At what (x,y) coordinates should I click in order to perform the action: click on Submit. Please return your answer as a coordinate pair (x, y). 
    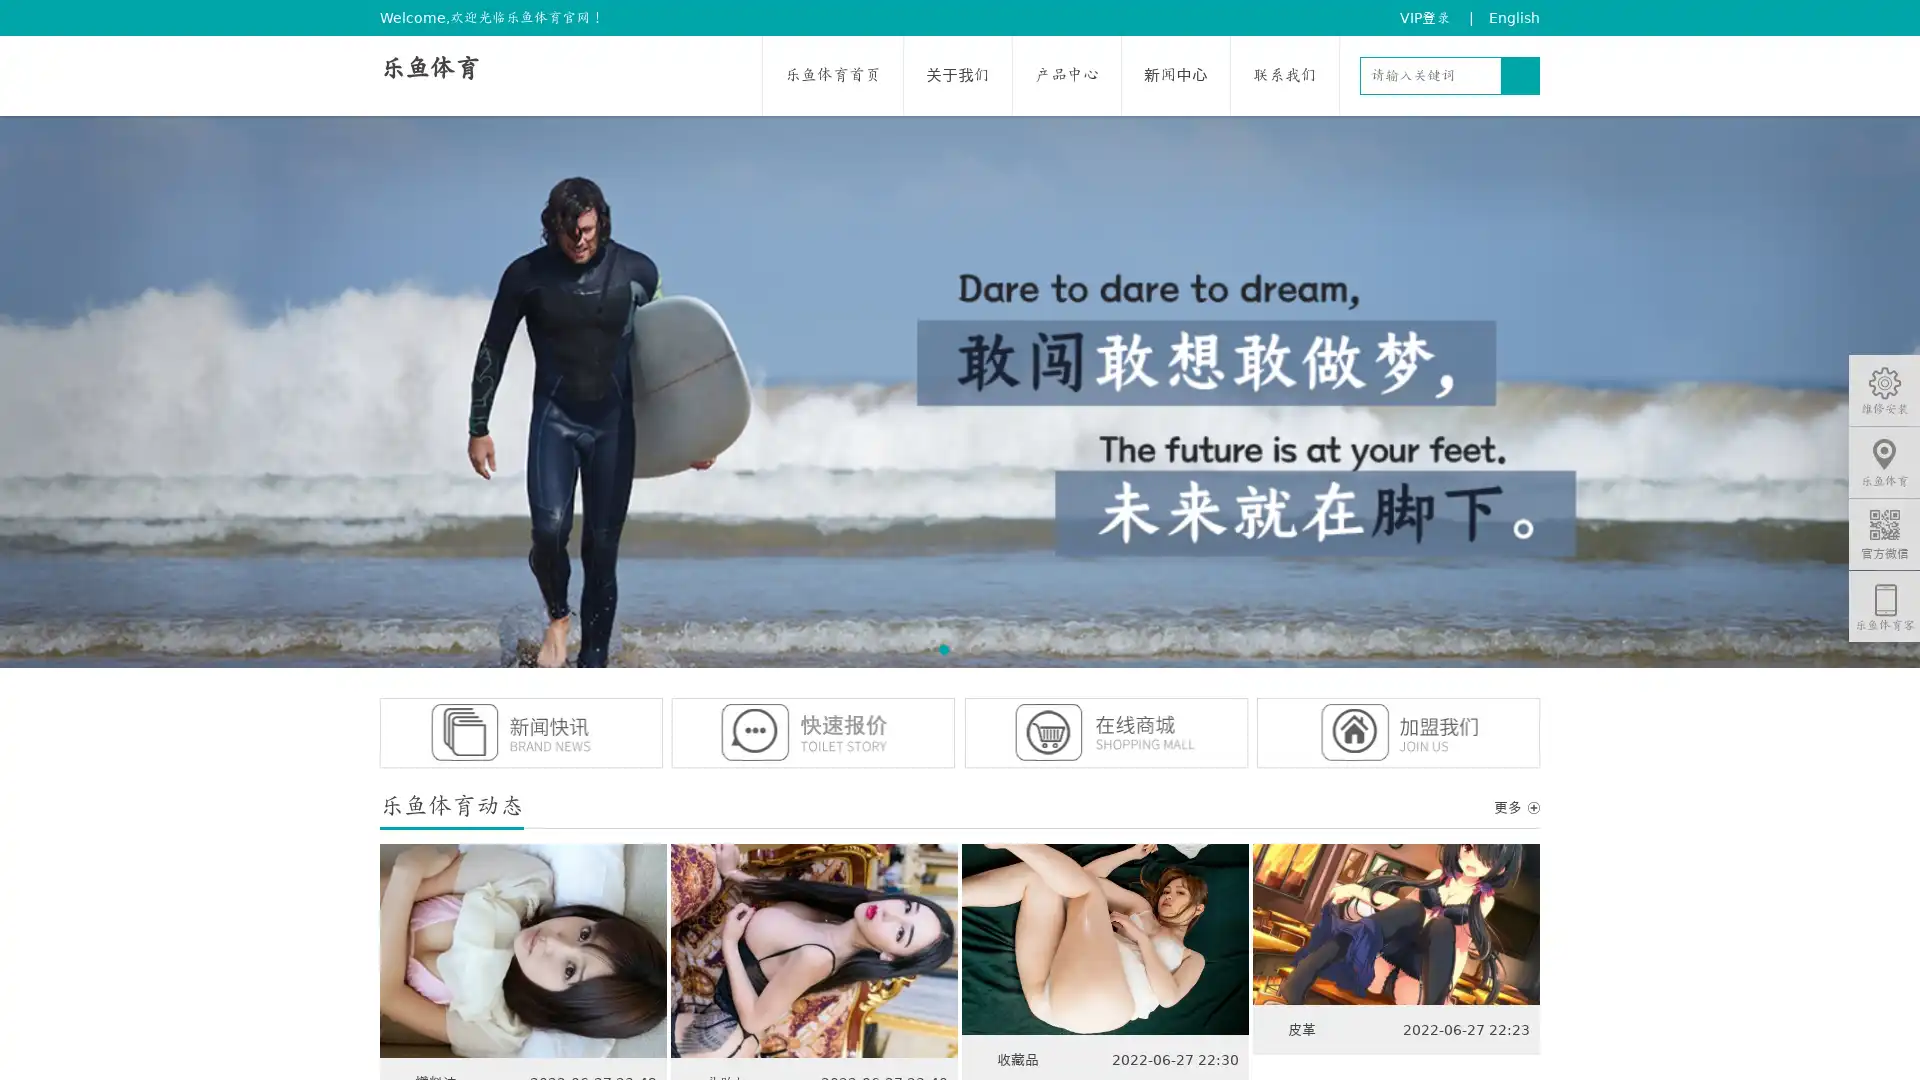
    Looking at the image, I should click on (1520, 75).